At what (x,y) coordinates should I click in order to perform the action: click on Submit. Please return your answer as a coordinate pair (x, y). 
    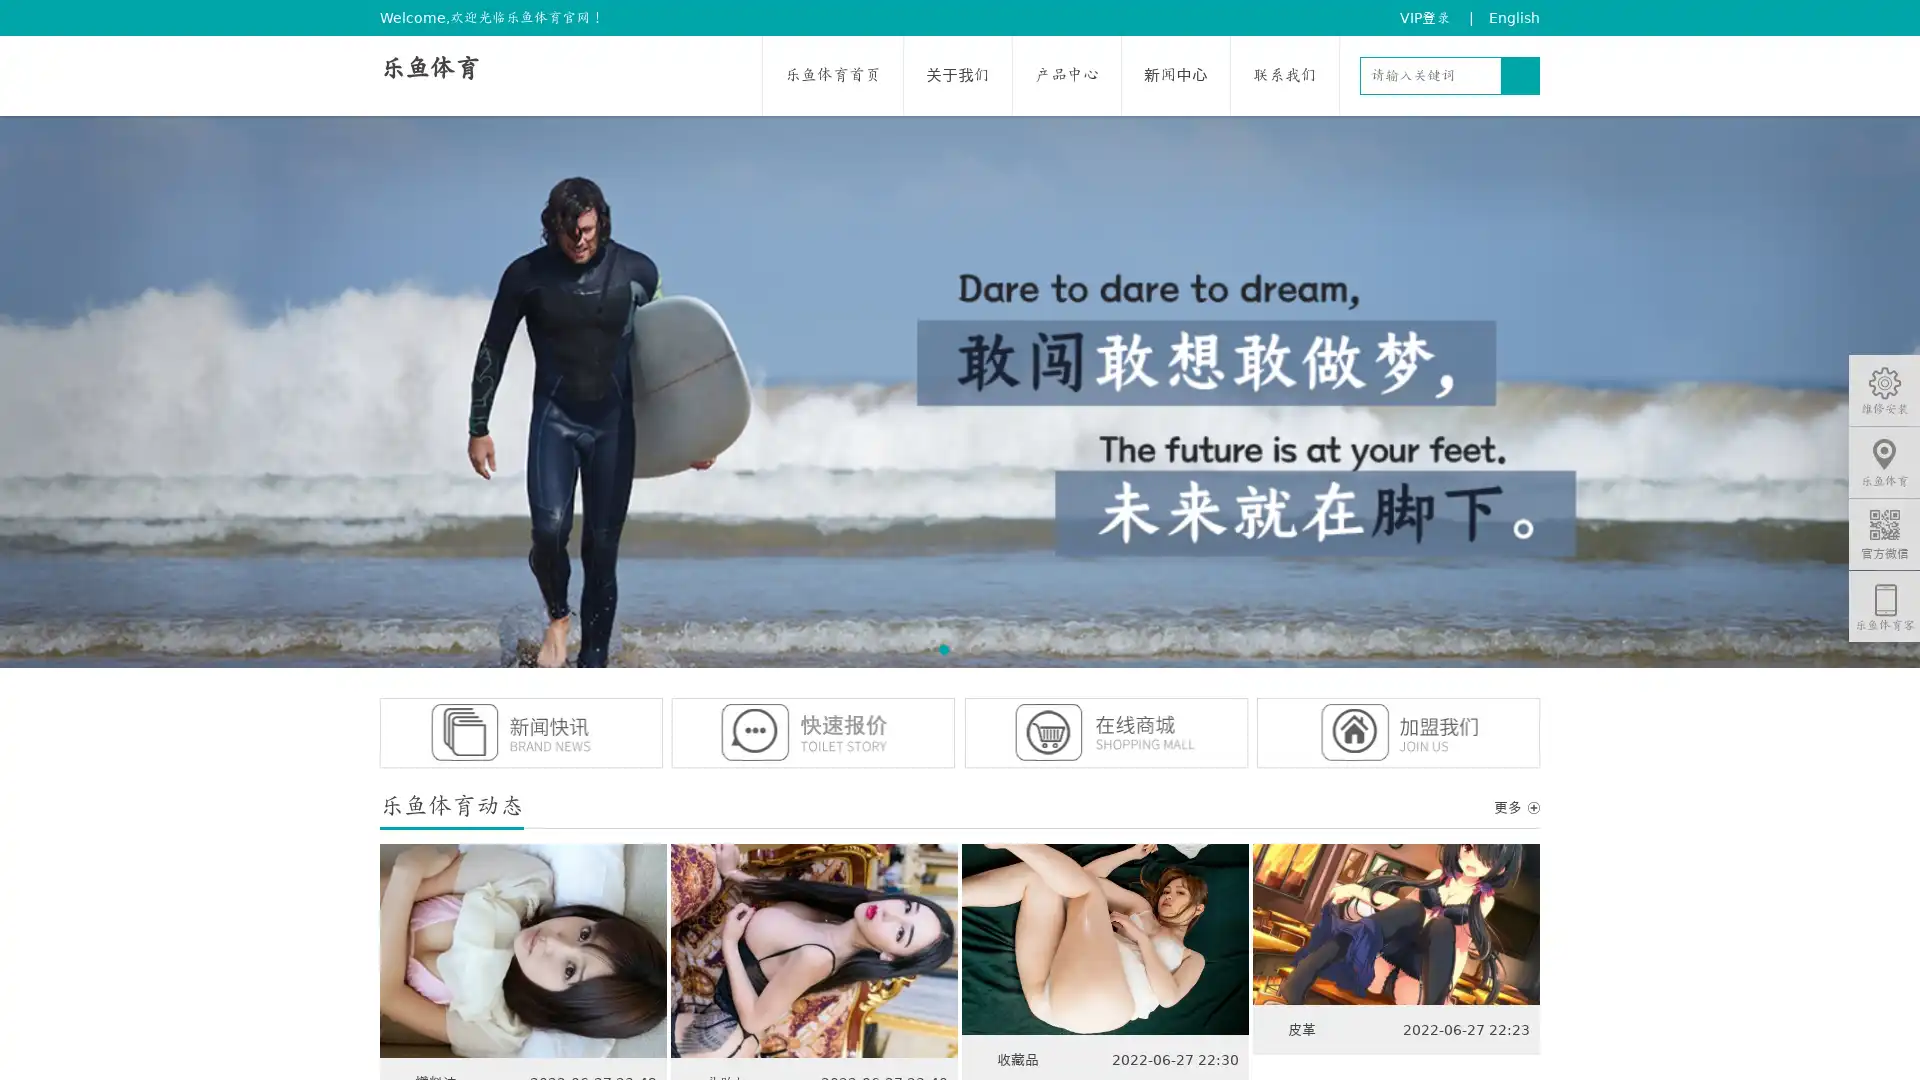
    Looking at the image, I should click on (1520, 75).